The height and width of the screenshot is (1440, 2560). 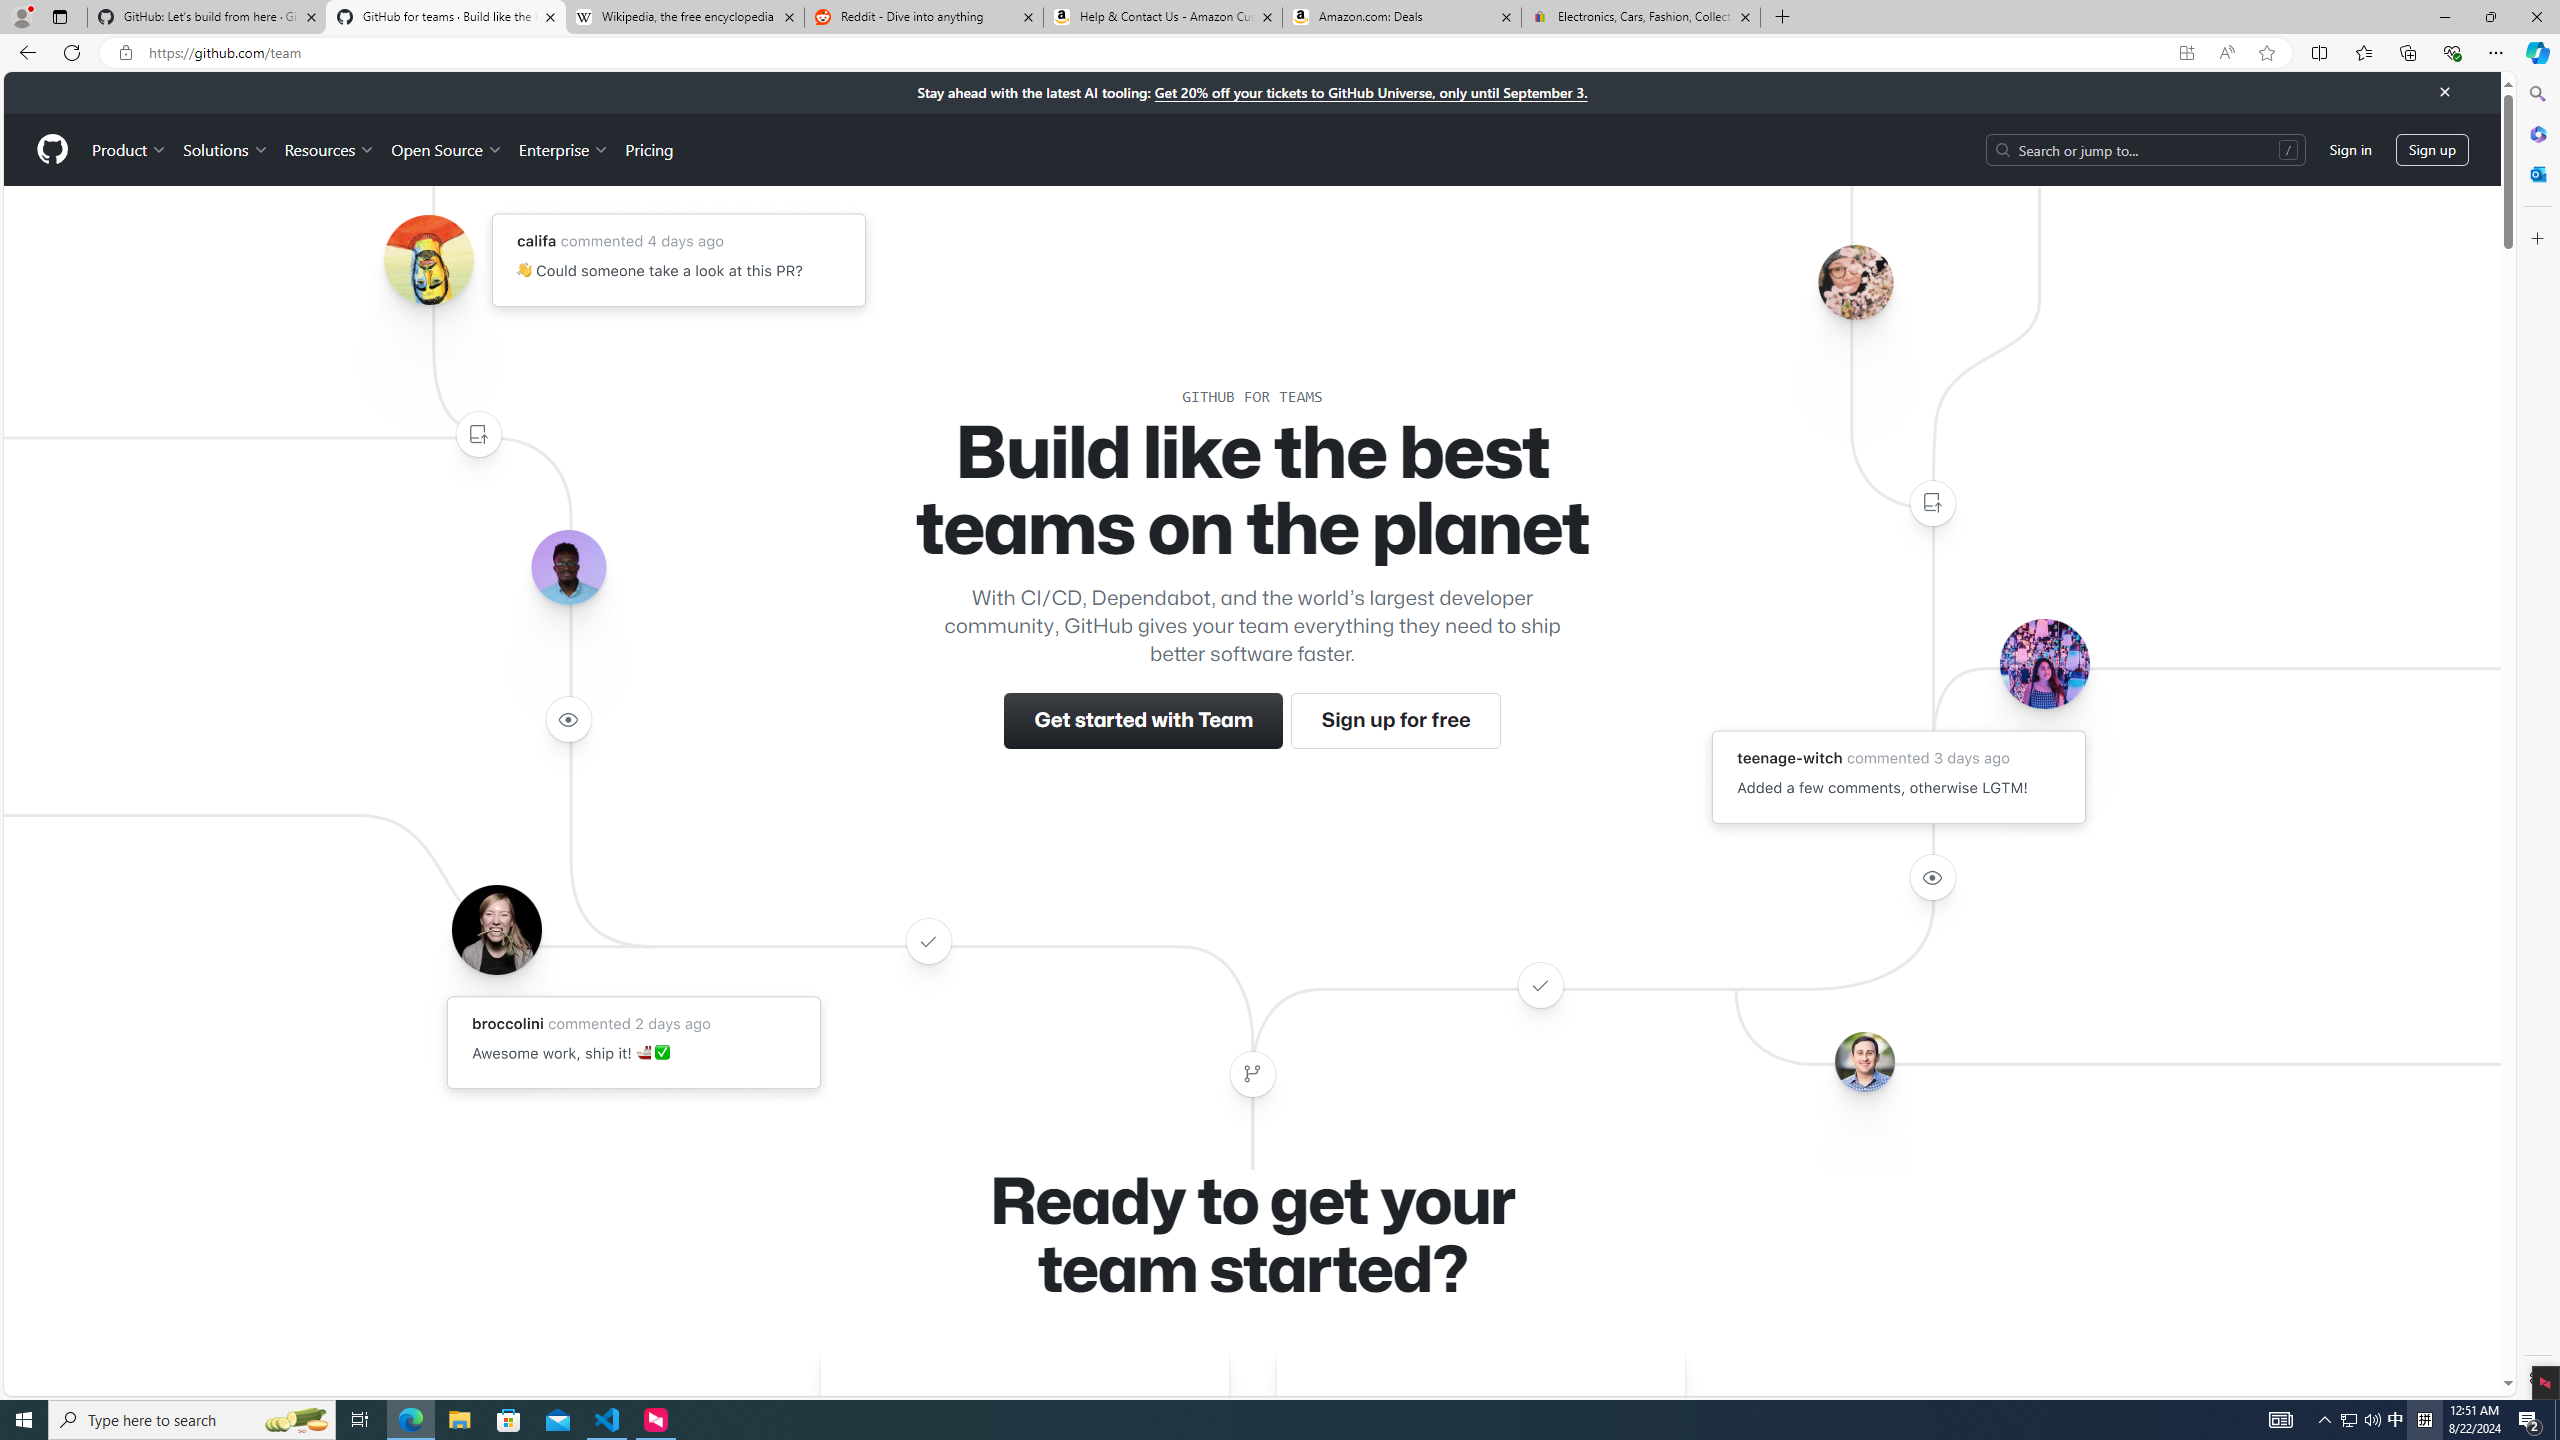 I want to click on 'Avatar of the user lerebear', so click(x=567, y=567).